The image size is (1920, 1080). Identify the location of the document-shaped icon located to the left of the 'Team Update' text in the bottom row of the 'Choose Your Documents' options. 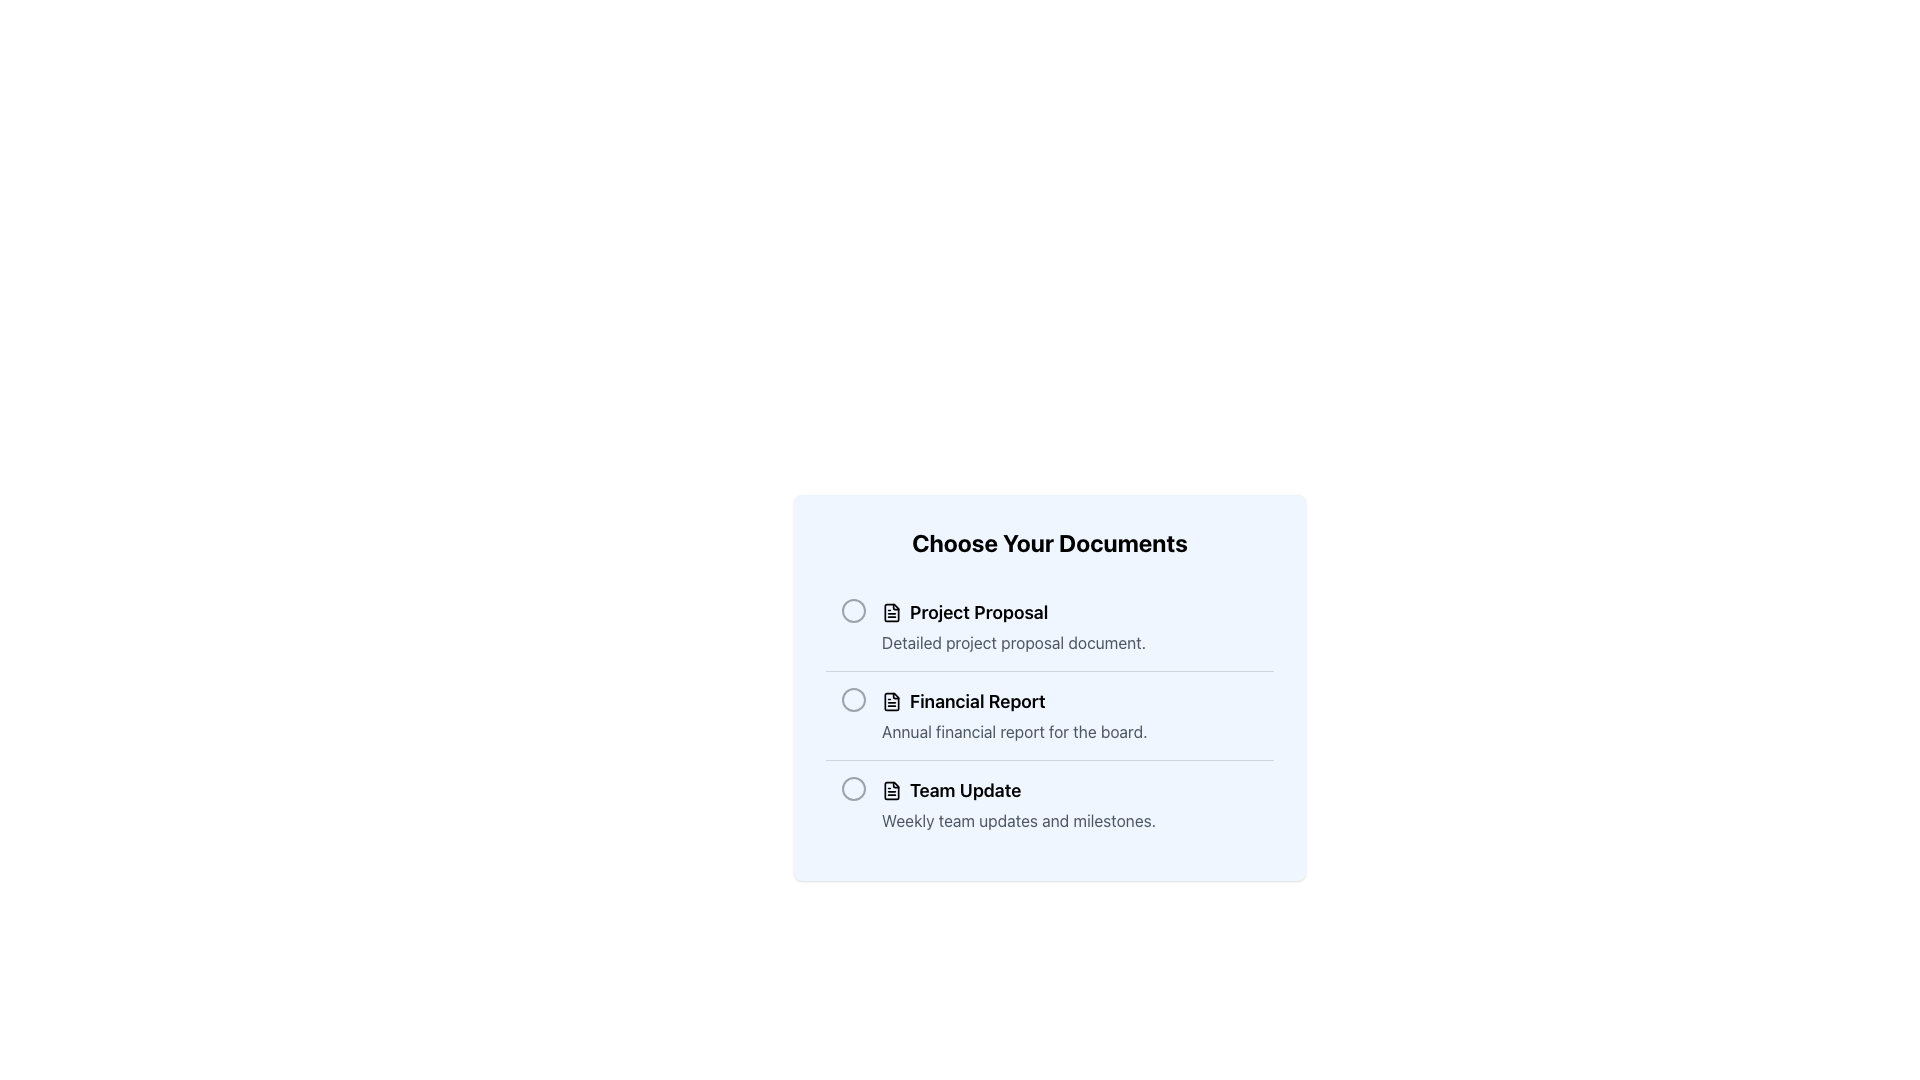
(891, 789).